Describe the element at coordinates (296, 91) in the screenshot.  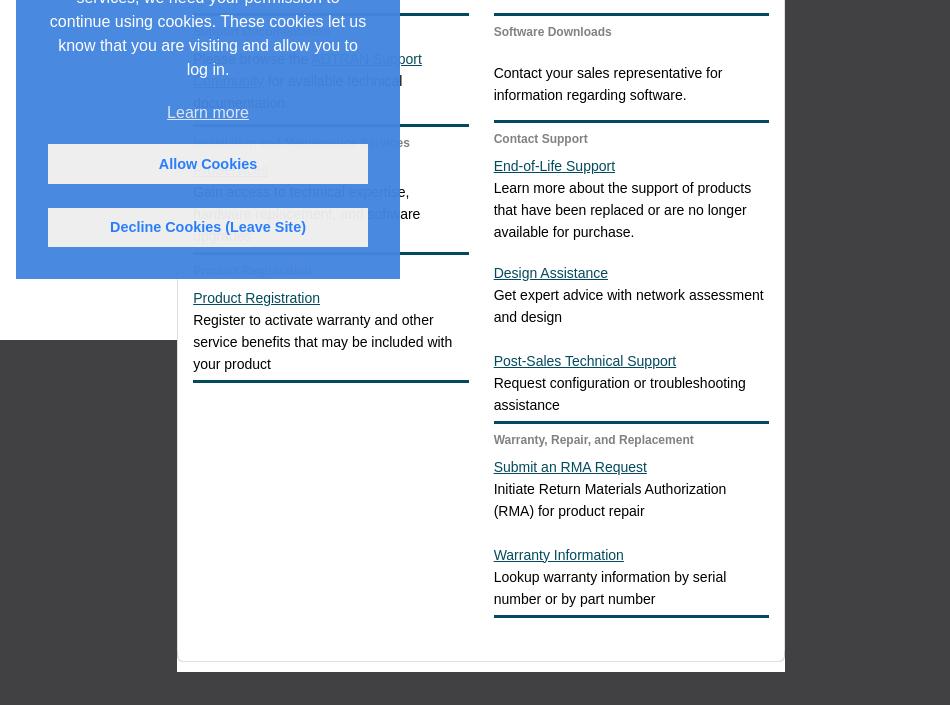
I see `'for available technical documentation.'` at that location.